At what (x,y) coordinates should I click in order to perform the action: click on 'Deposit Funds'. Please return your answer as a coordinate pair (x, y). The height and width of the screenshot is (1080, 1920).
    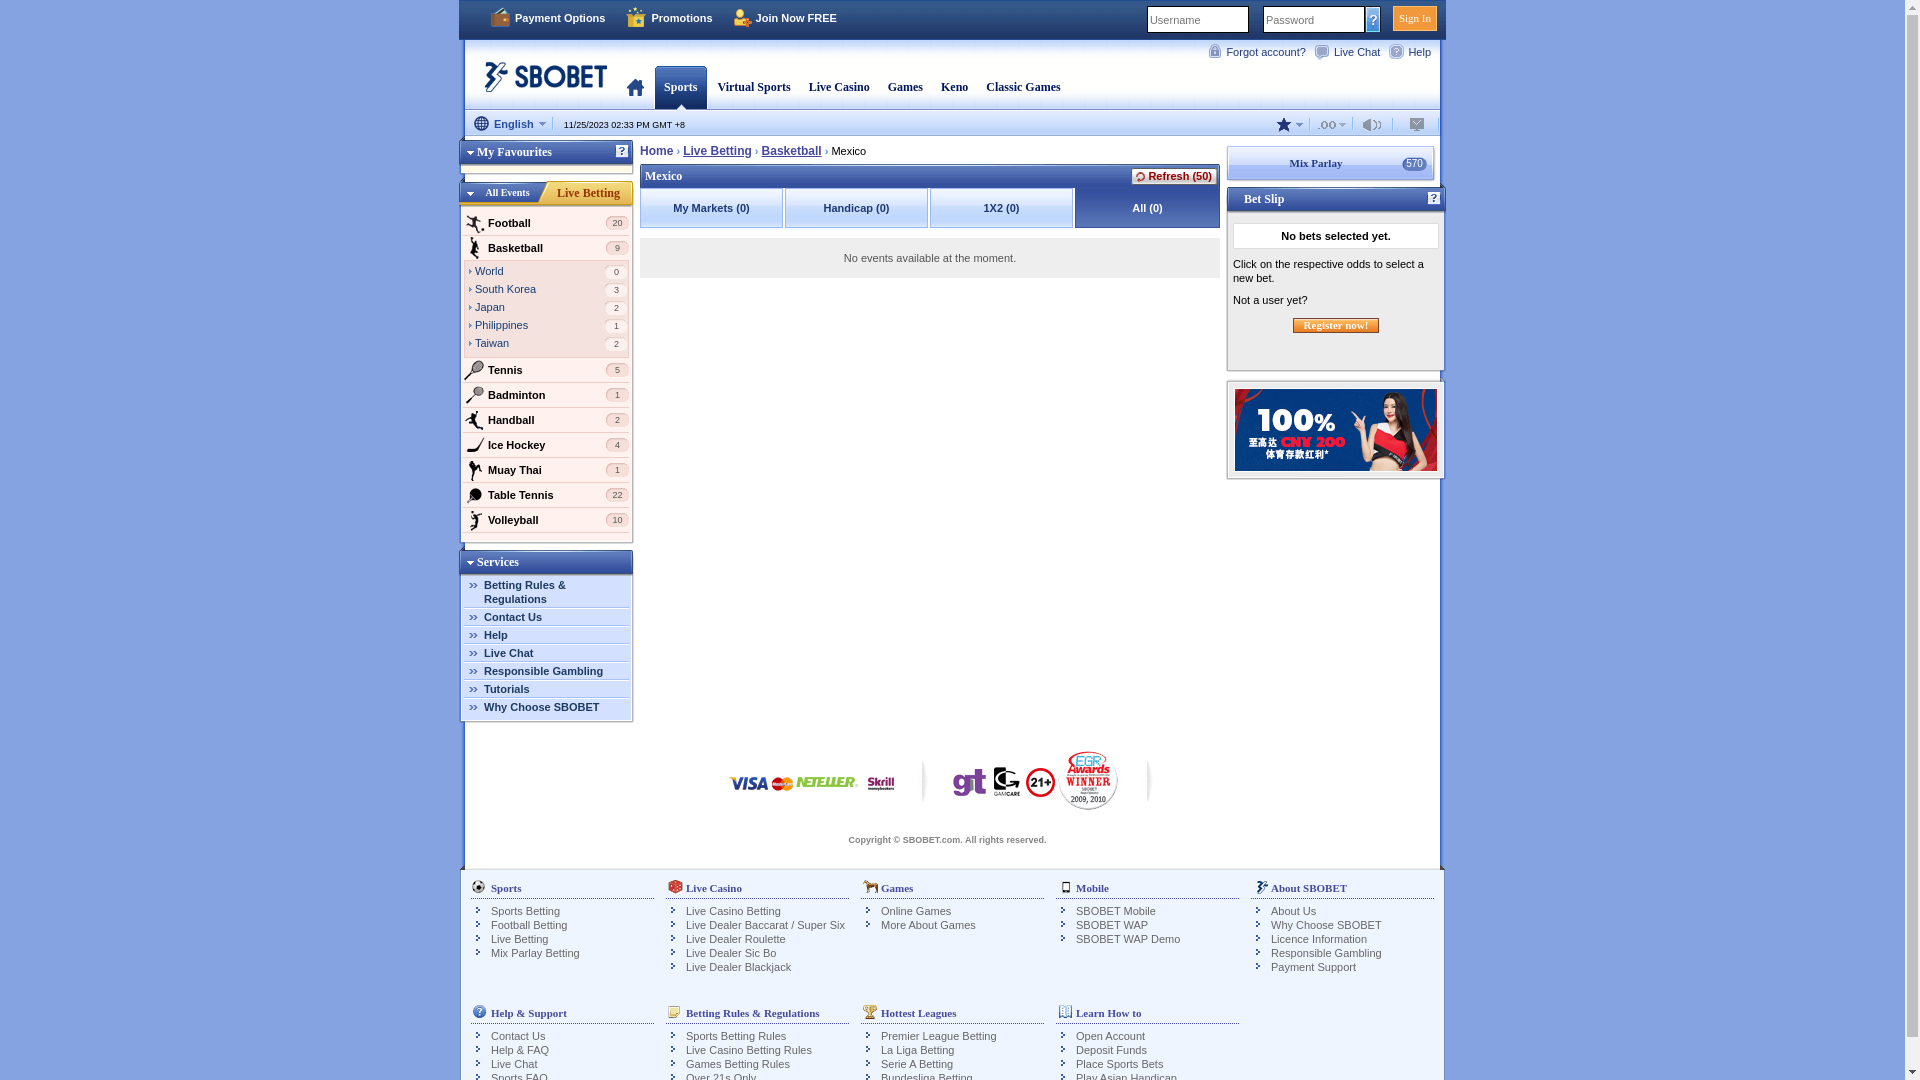
    Looking at the image, I should click on (1110, 1048).